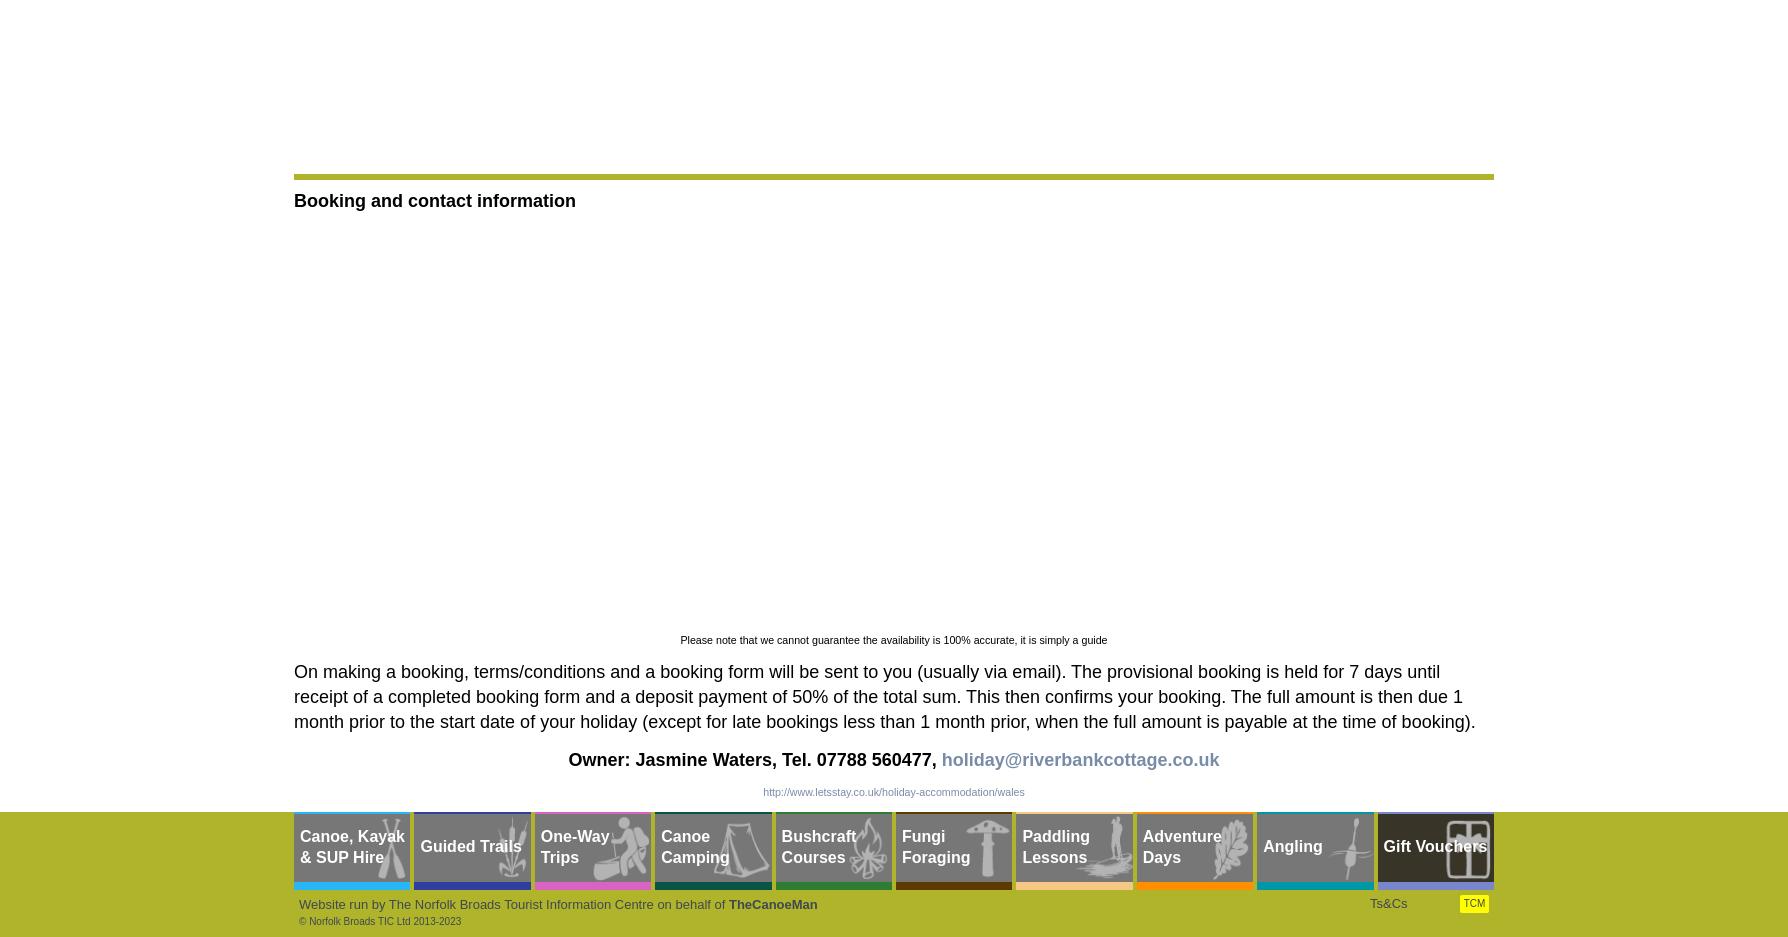 The width and height of the screenshot is (1788, 937). I want to click on 'Ts&Cs', so click(1388, 902).